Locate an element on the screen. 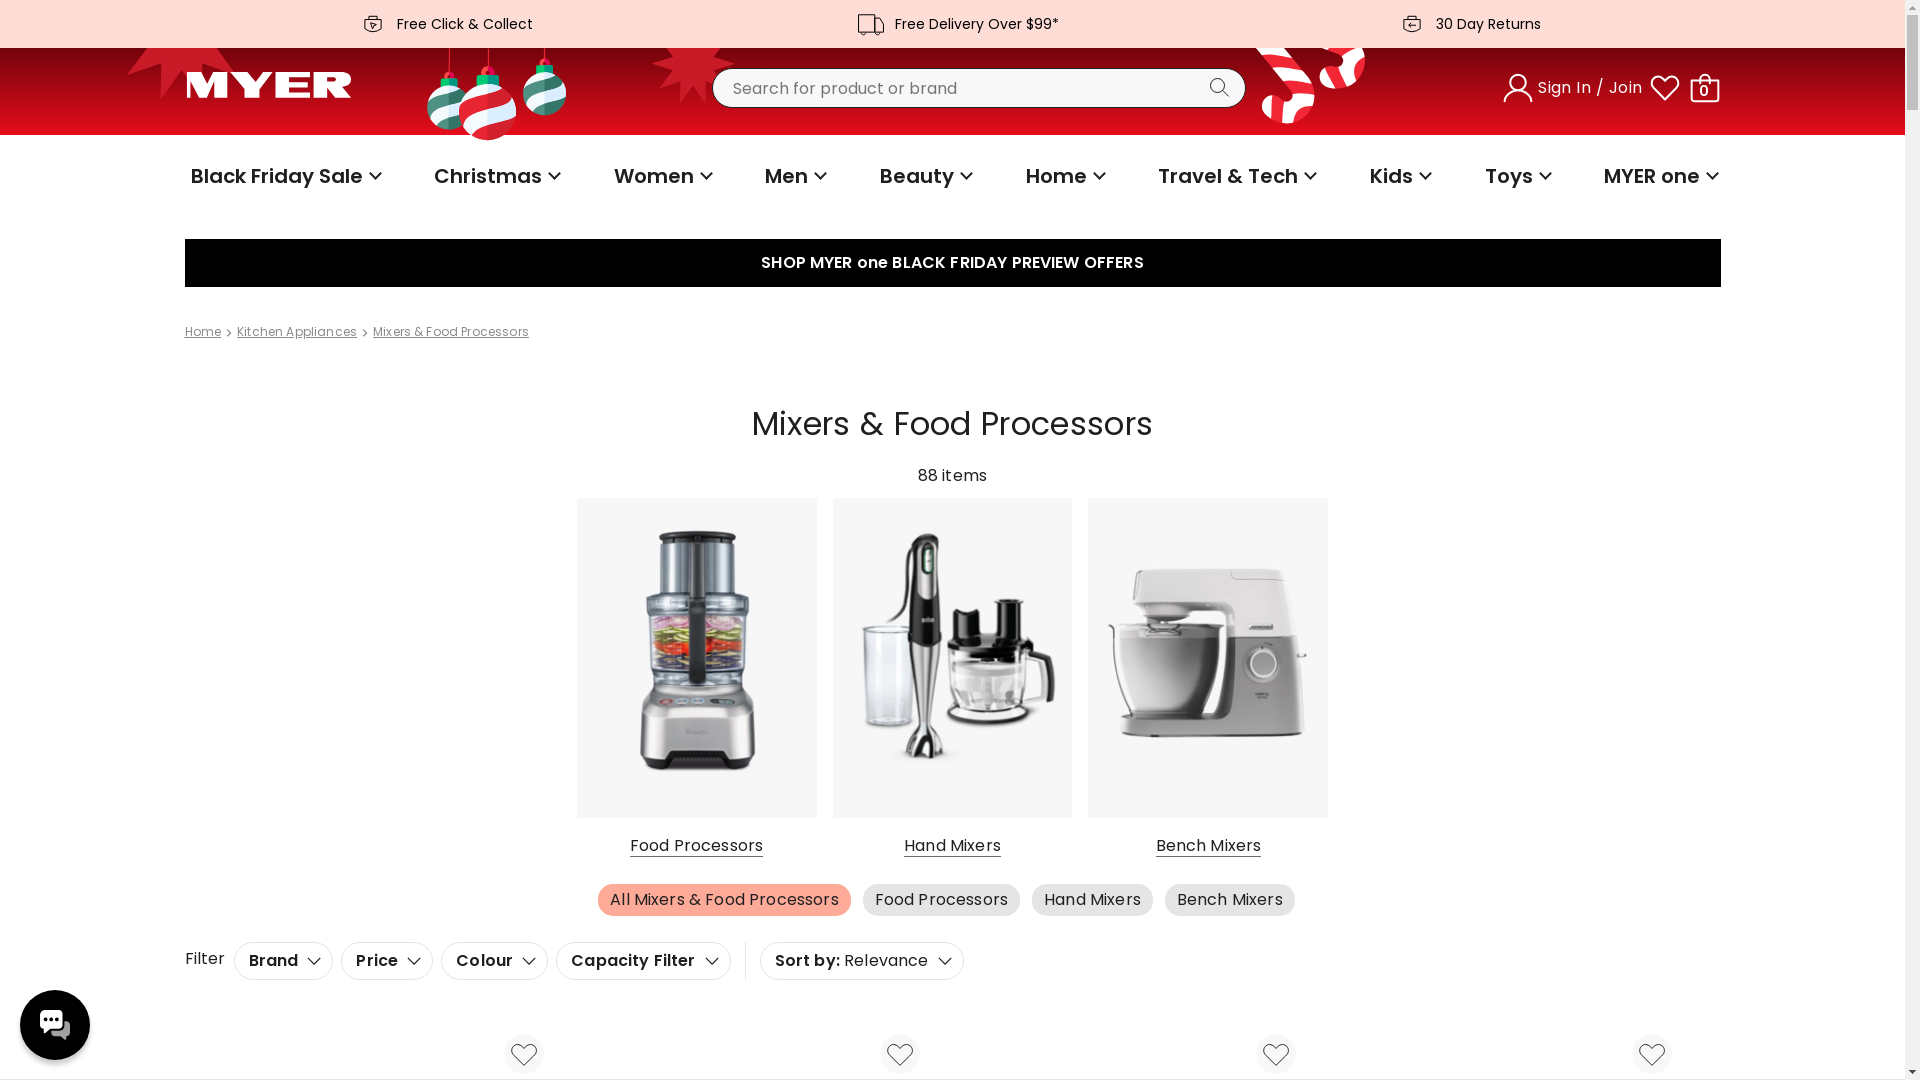 Image resolution: width=1920 pixels, height=1080 pixels. 'Women' is located at coordinates (607, 175).